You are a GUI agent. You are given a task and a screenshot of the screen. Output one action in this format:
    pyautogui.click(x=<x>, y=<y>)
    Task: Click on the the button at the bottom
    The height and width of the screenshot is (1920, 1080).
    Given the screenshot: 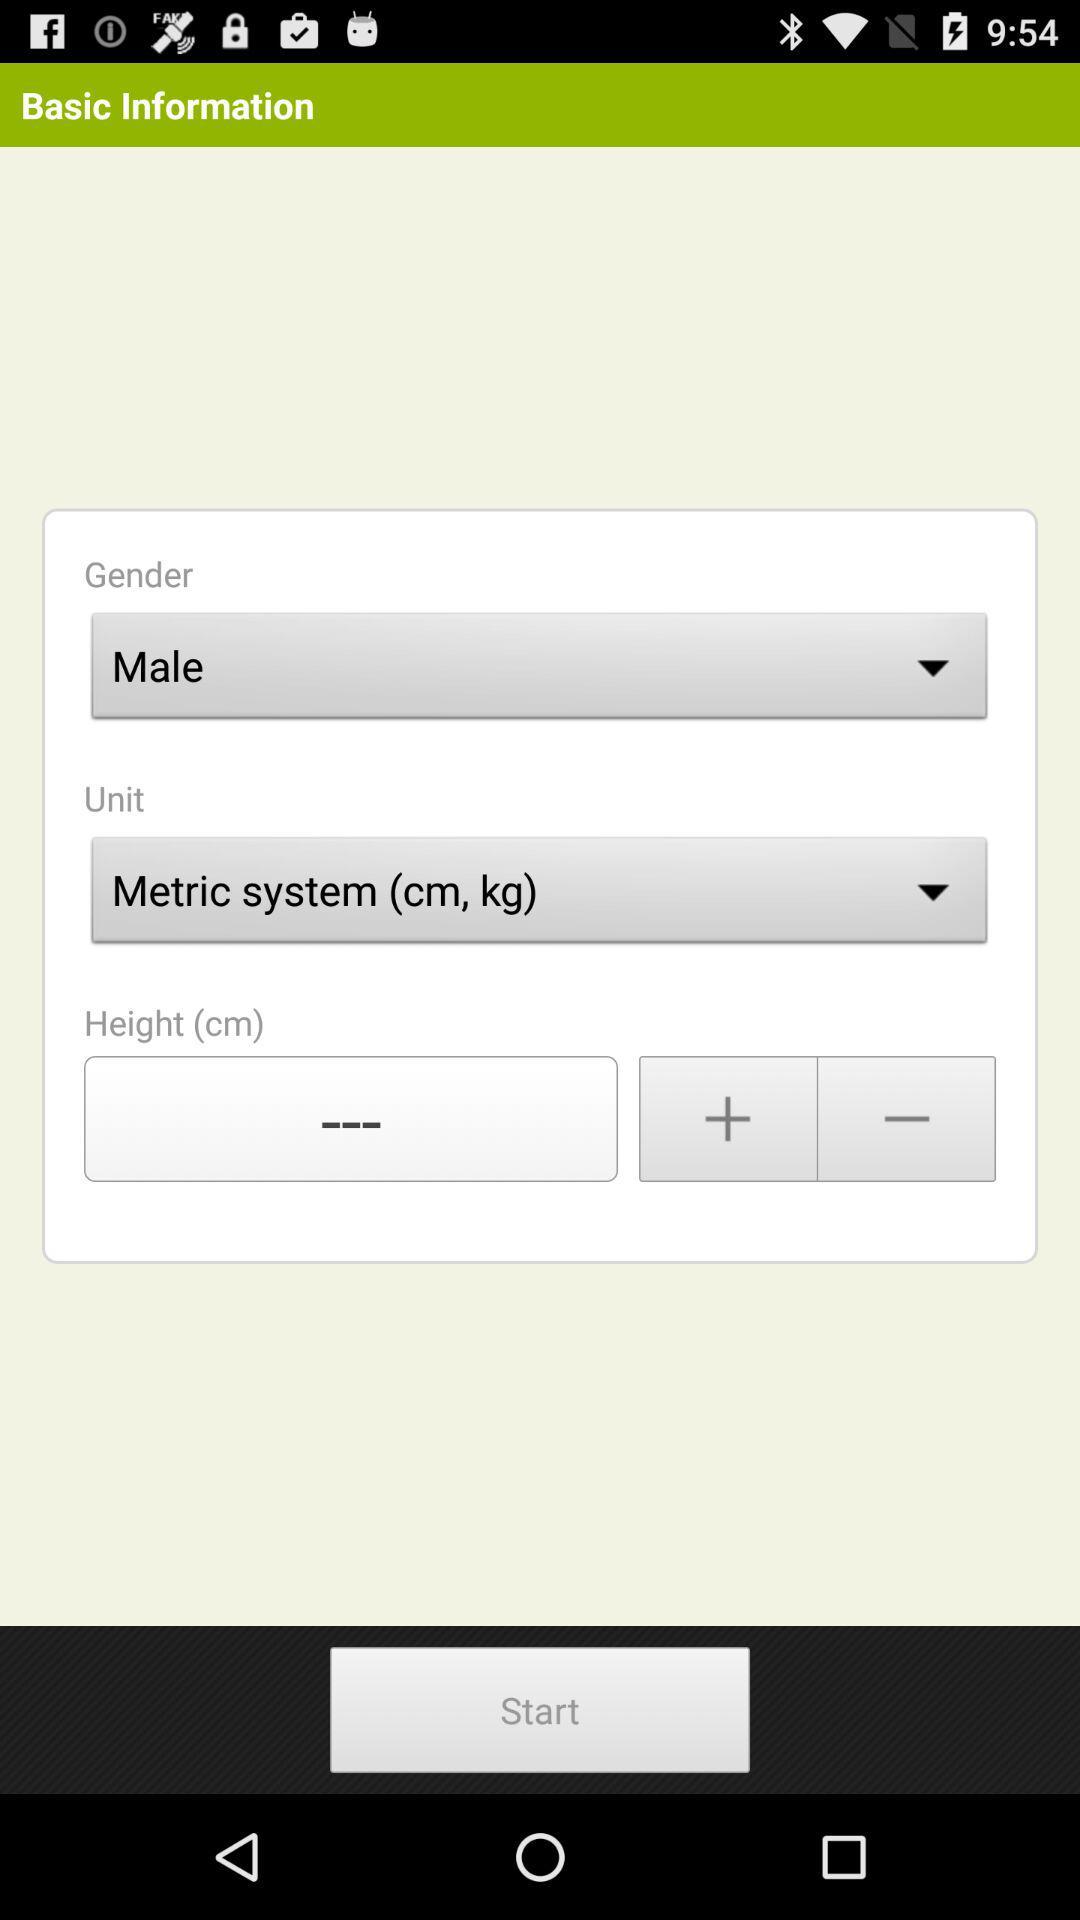 What is the action you would take?
    pyautogui.click(x=540, y=1708)
    